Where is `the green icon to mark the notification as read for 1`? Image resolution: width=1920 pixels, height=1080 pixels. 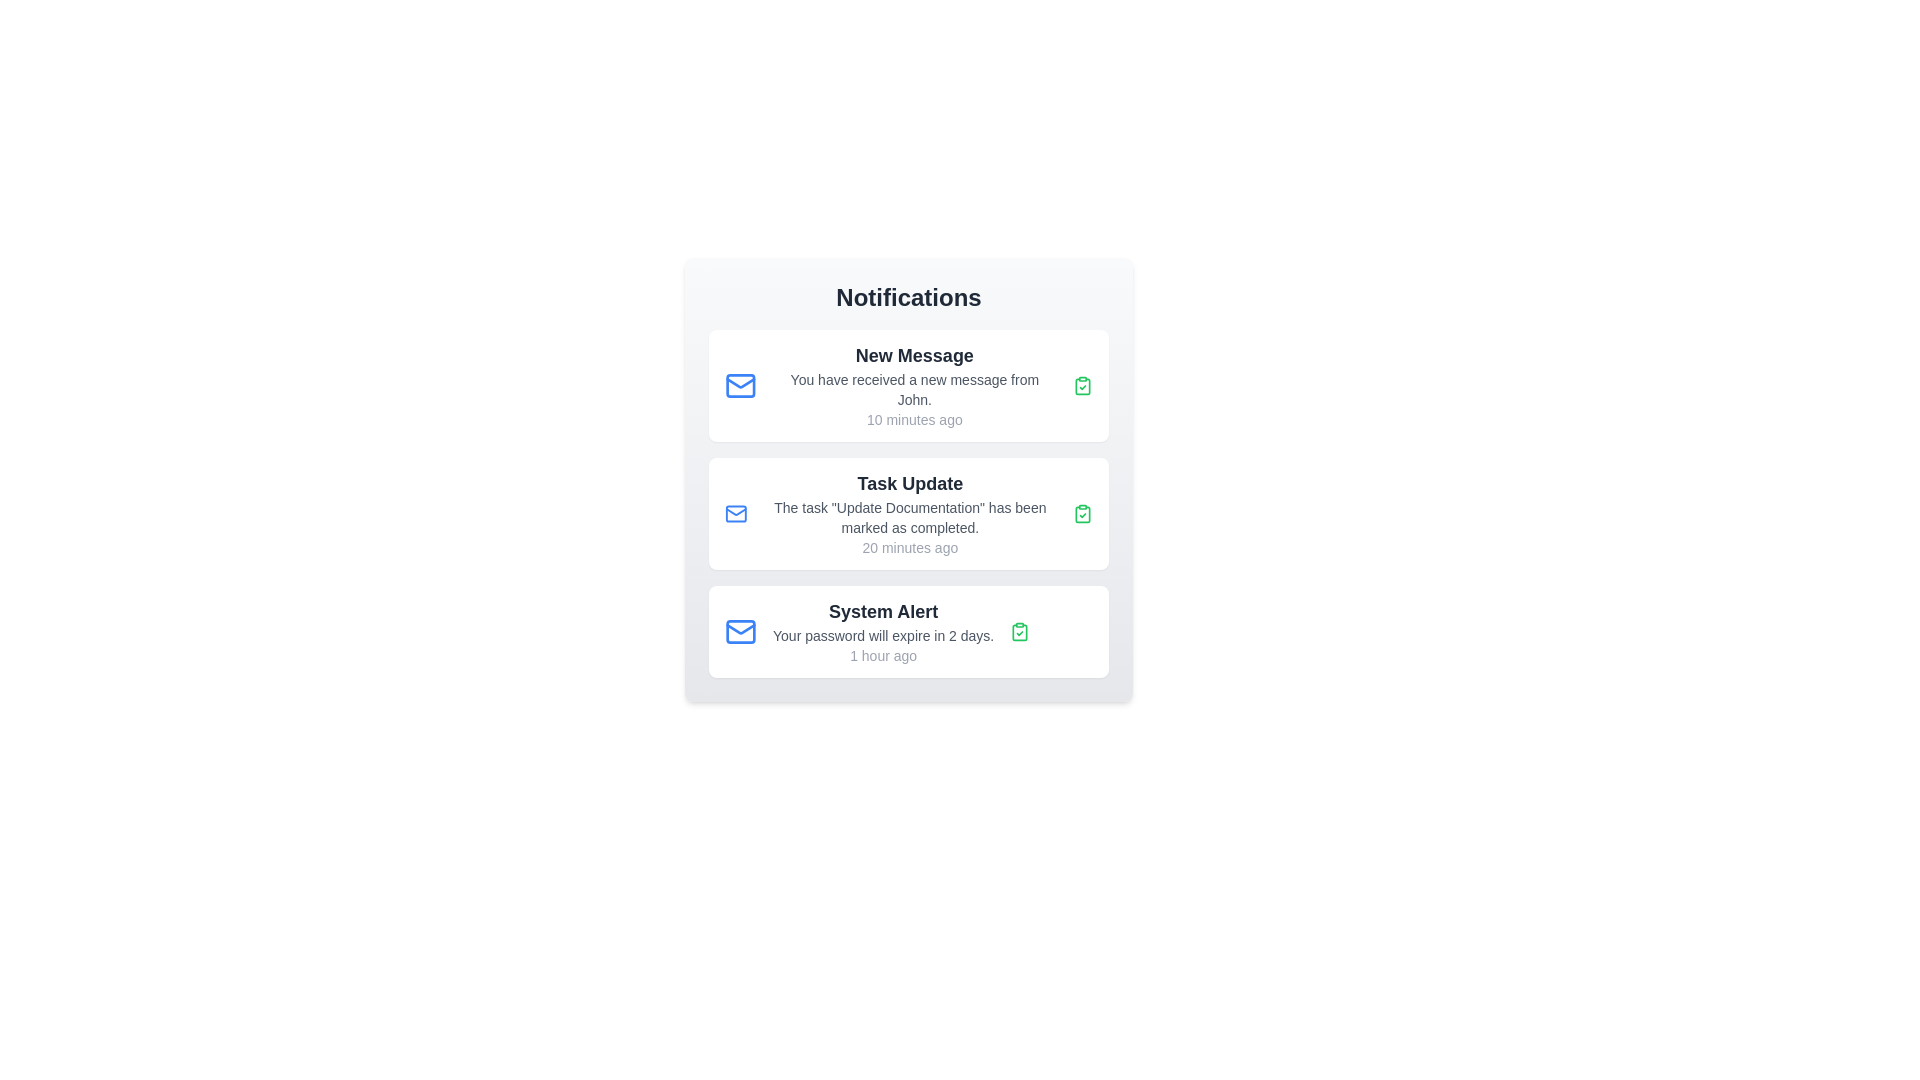 the green icon to mark the notification as read for 1 is located at coordinates (1082, 385).